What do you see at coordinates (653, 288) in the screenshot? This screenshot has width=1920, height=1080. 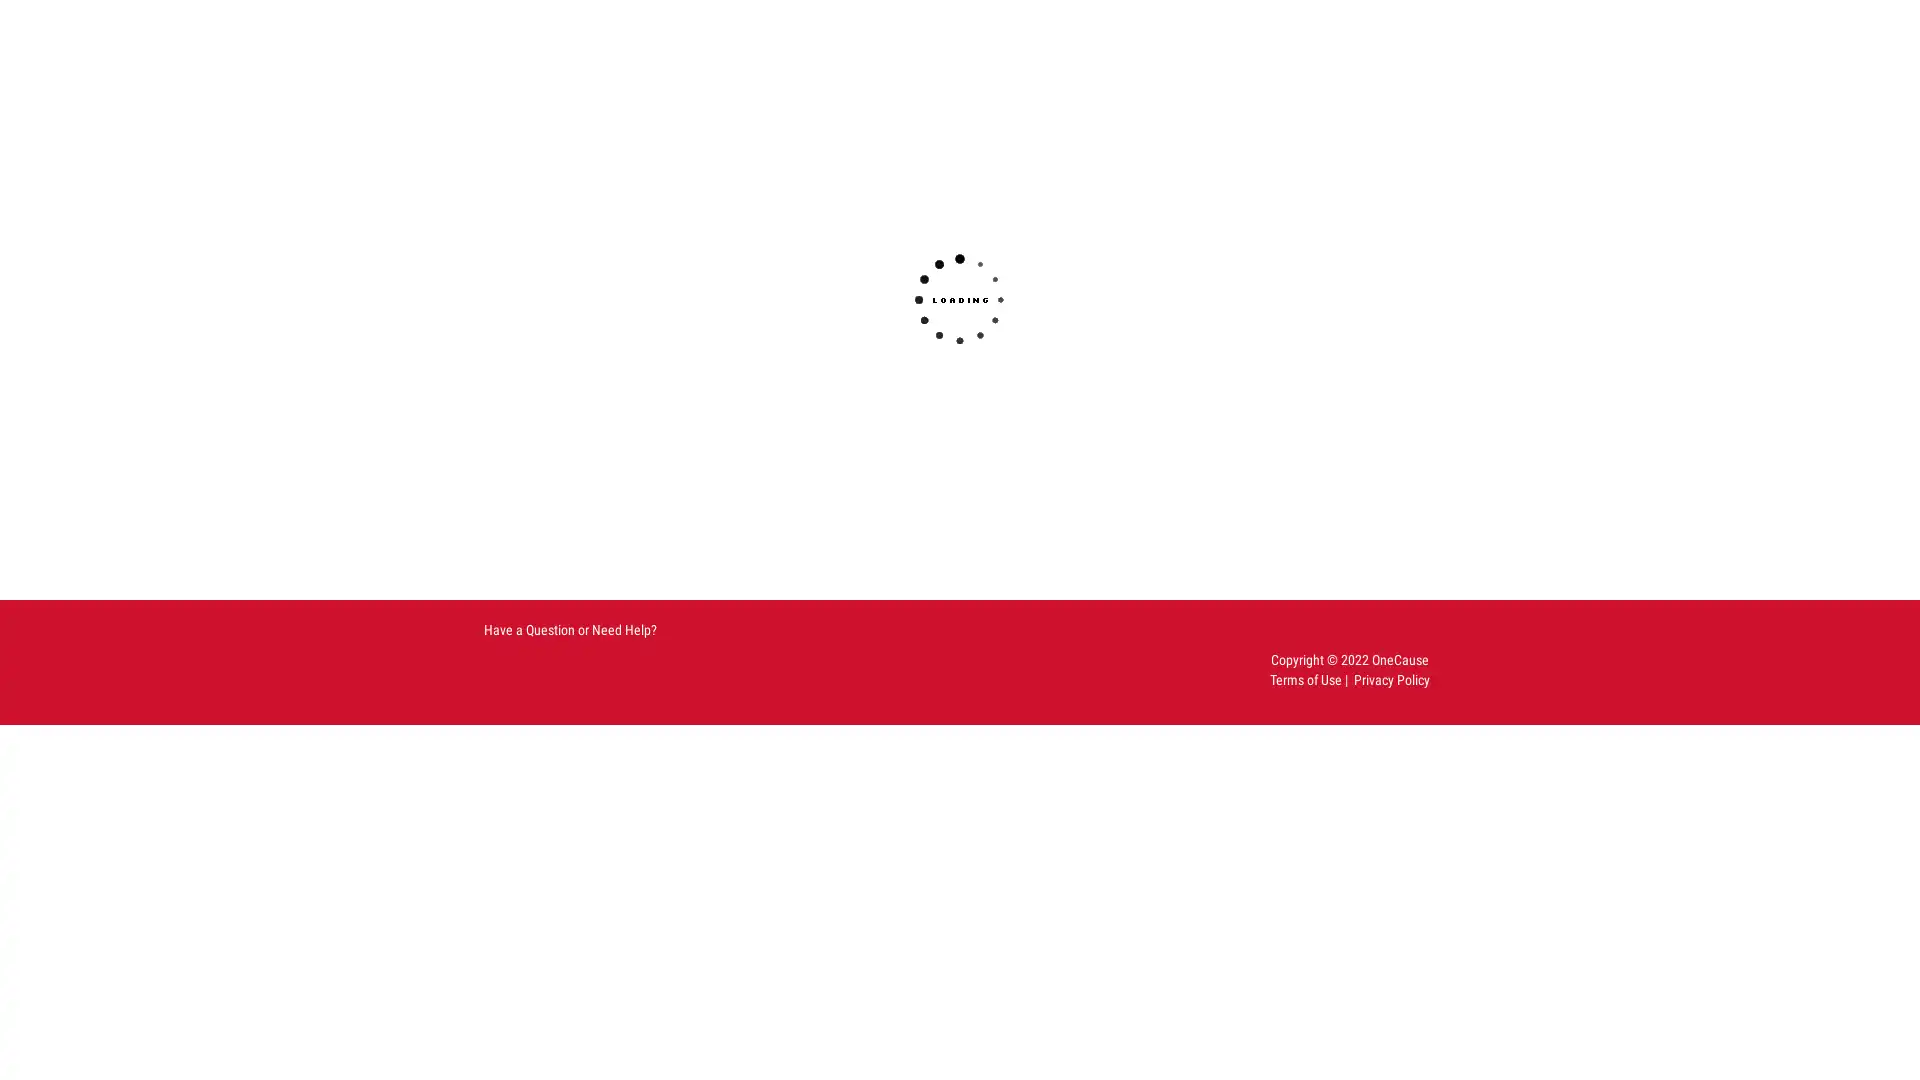 I see `$100` at bounding box center [653, 288].